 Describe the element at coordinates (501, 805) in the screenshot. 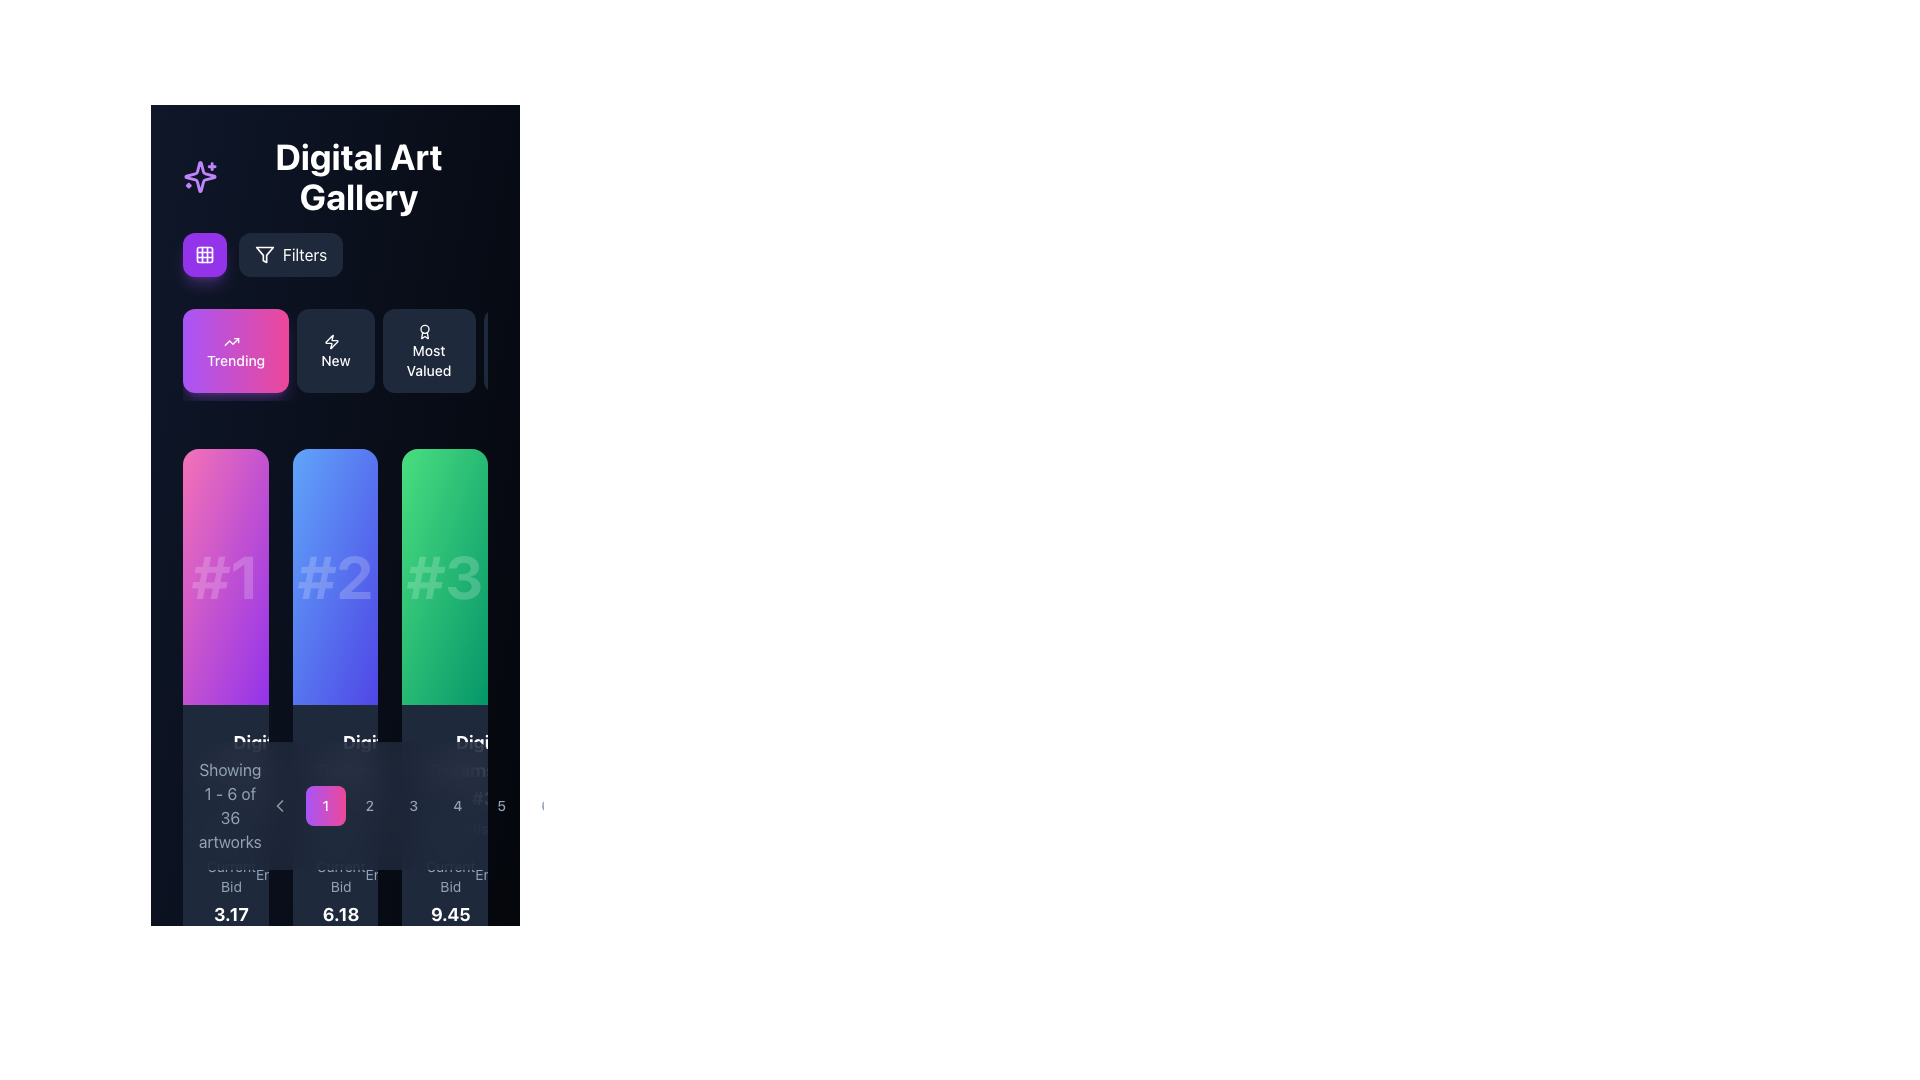

I see `the rounded square button labeled '5' with a gray background` at that location.